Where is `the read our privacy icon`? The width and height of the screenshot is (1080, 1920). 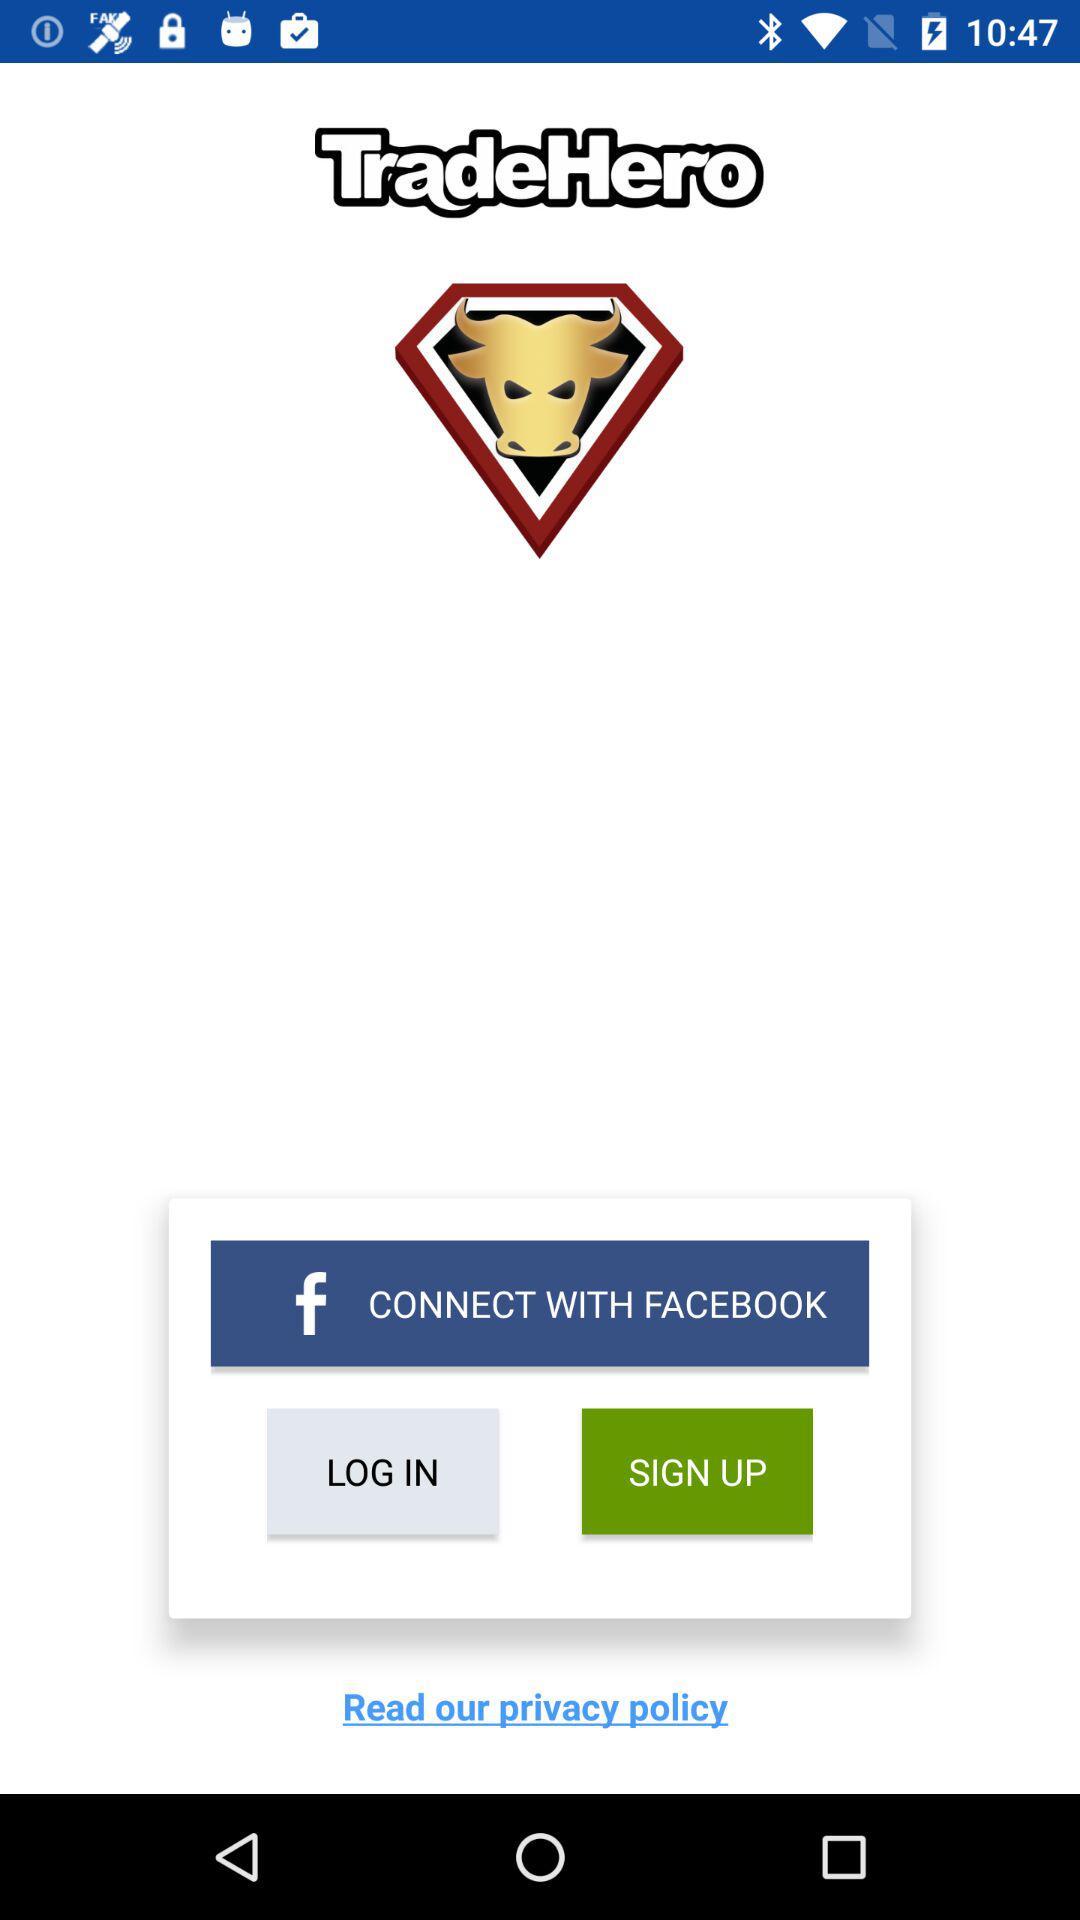 the read our privacy icon is located at coordinates (540, 1705).